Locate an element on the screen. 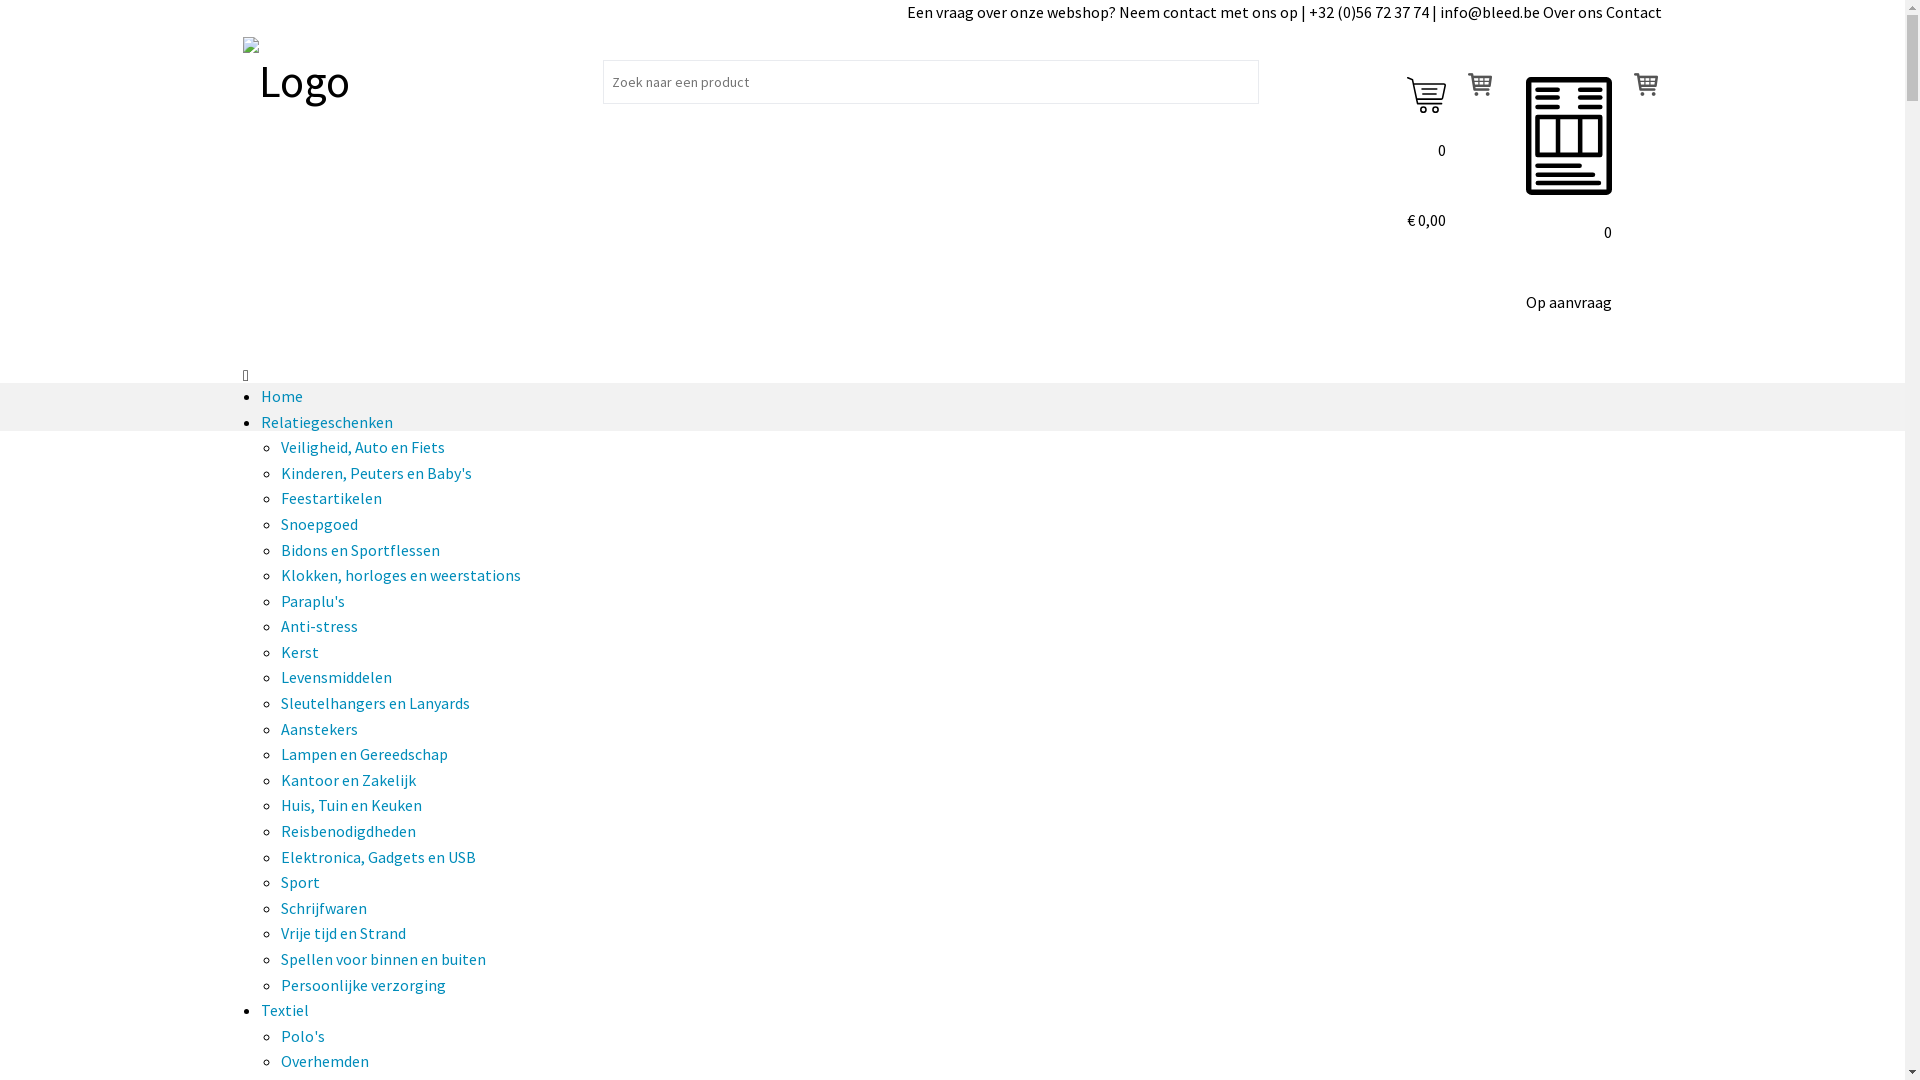  'Aanstekers' is located at coordinates (318, 729).